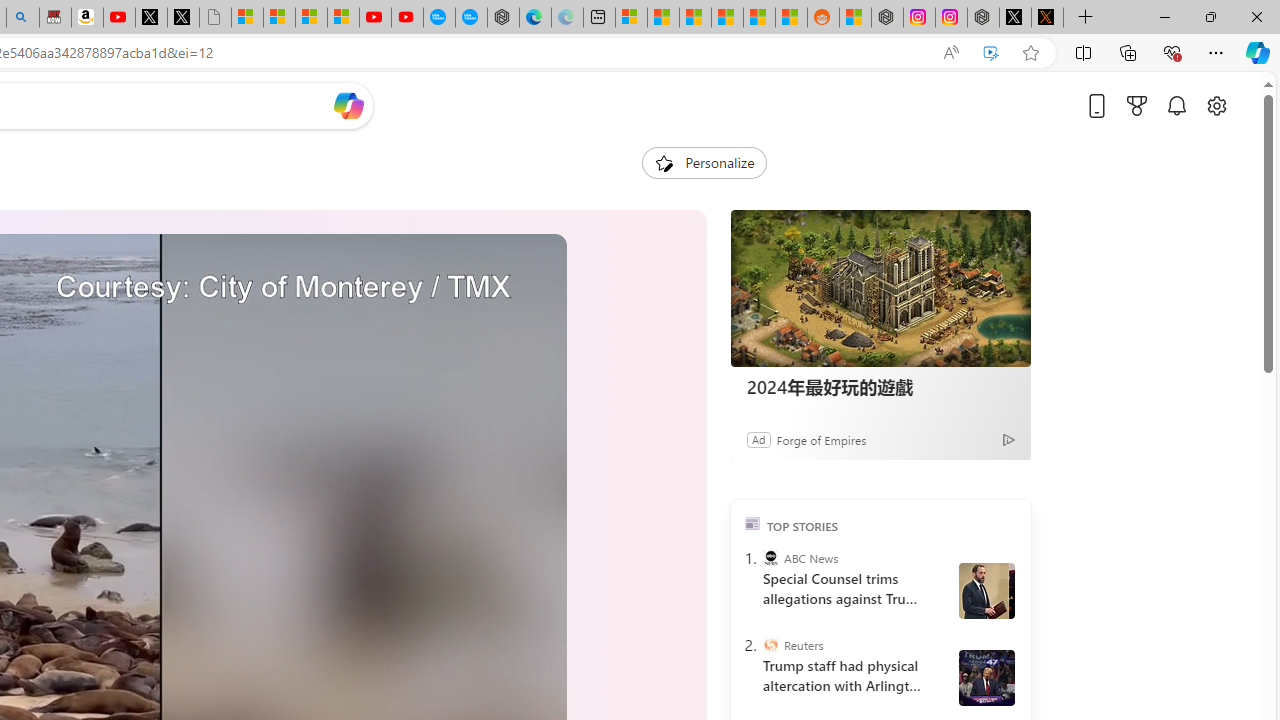  I want to click on 'help.x.com | 524: A timeout occurred', so click(1046, 17).